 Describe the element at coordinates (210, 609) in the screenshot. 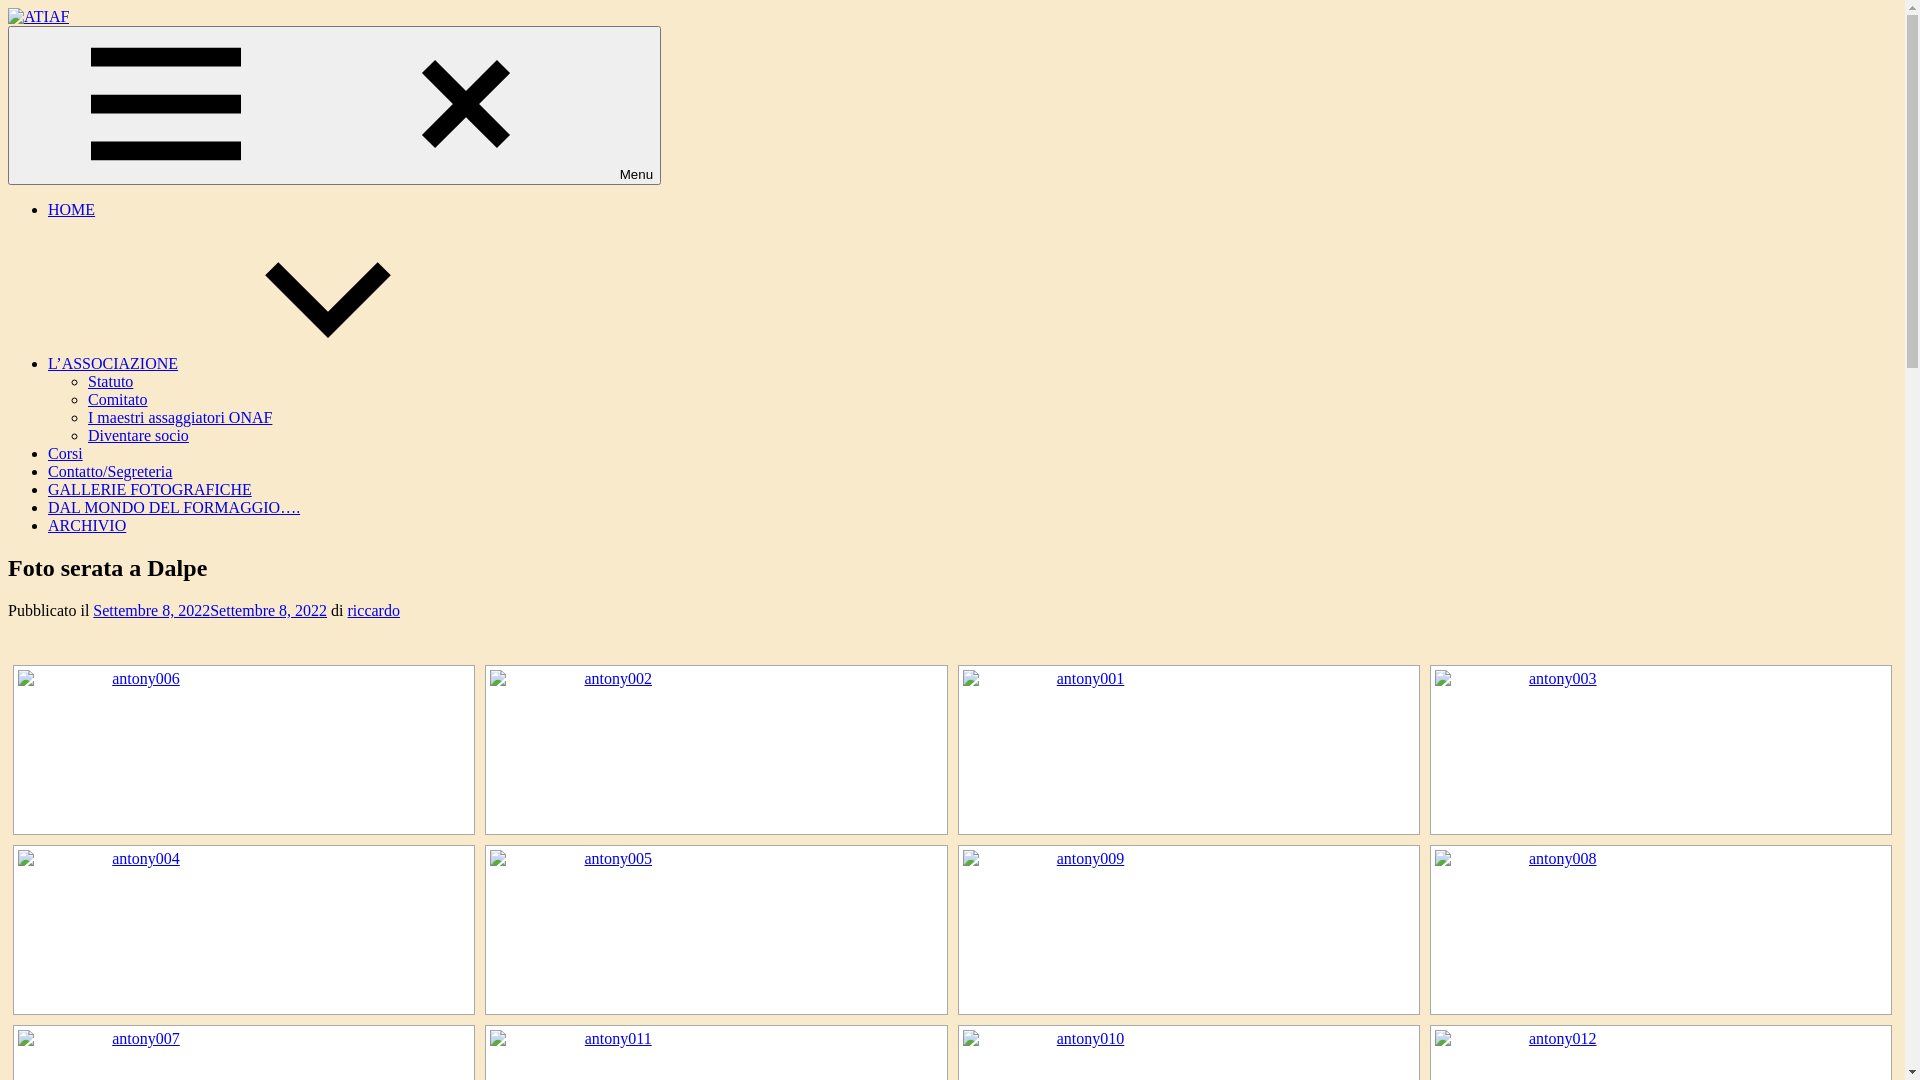

I see `'Settembre 8, 2022Settembre 8, 2022'` at that location.